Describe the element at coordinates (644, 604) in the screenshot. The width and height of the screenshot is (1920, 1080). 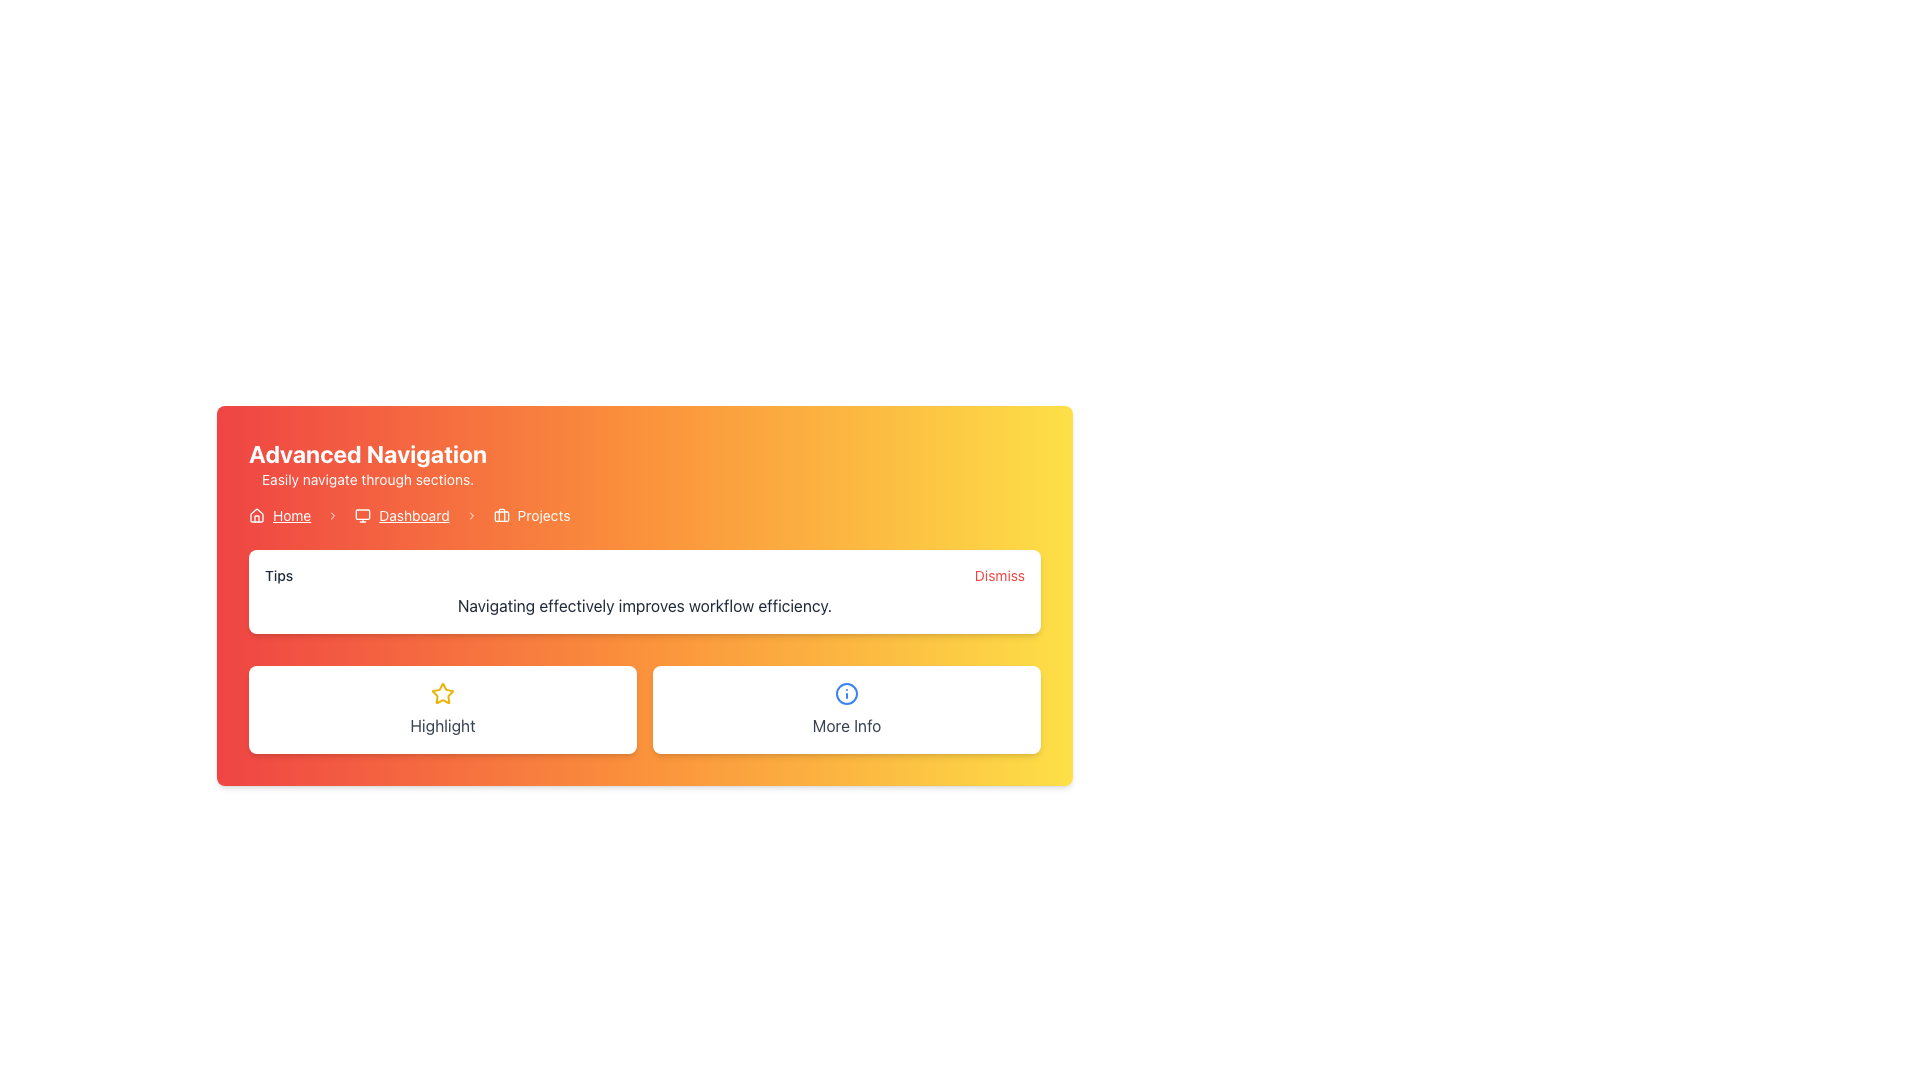
I see `text displayed in the Text Display element located below the 'Tips' header and above the 'Dismiss' button` at that location.